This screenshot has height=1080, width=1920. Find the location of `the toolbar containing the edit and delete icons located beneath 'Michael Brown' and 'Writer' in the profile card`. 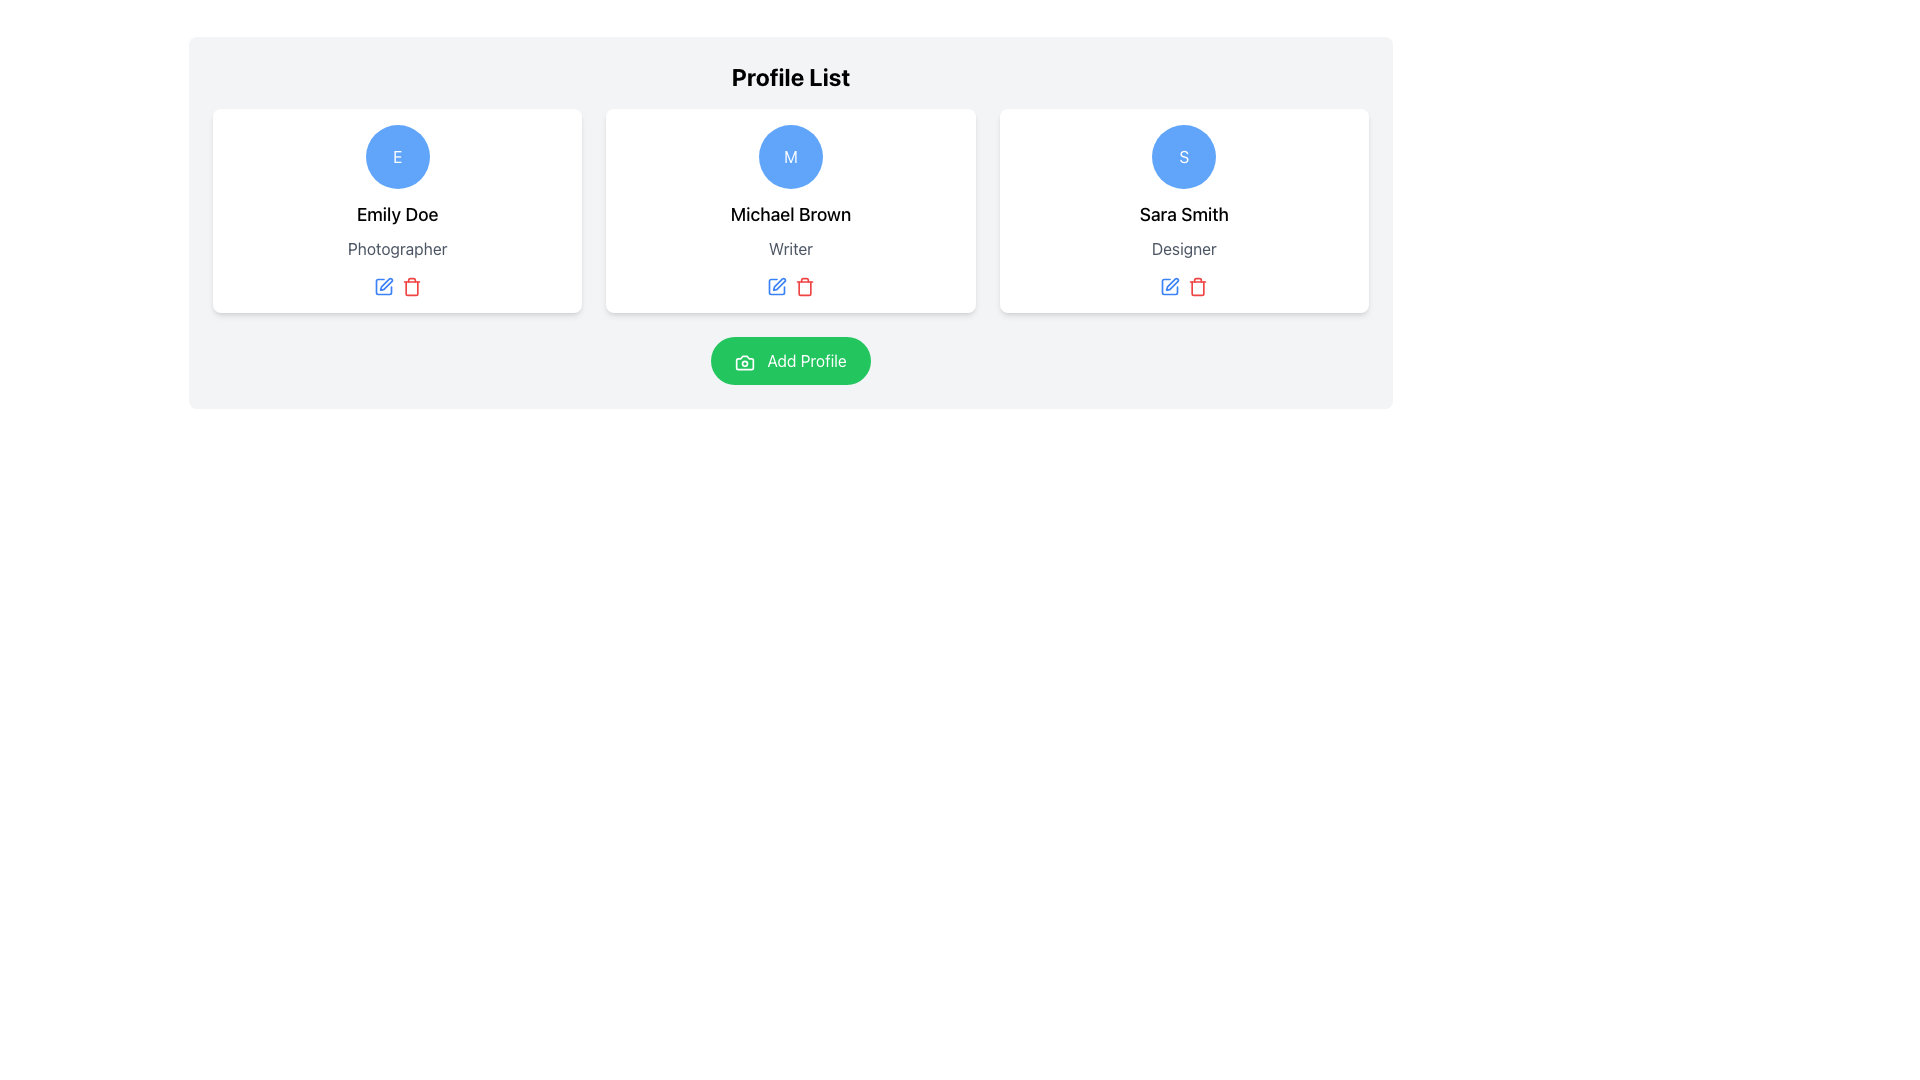

the toolbar containing the edit and delete icons located beneath 'Michael Brown' and 'Writer' in the profile card is located at coordinates (790, 286).